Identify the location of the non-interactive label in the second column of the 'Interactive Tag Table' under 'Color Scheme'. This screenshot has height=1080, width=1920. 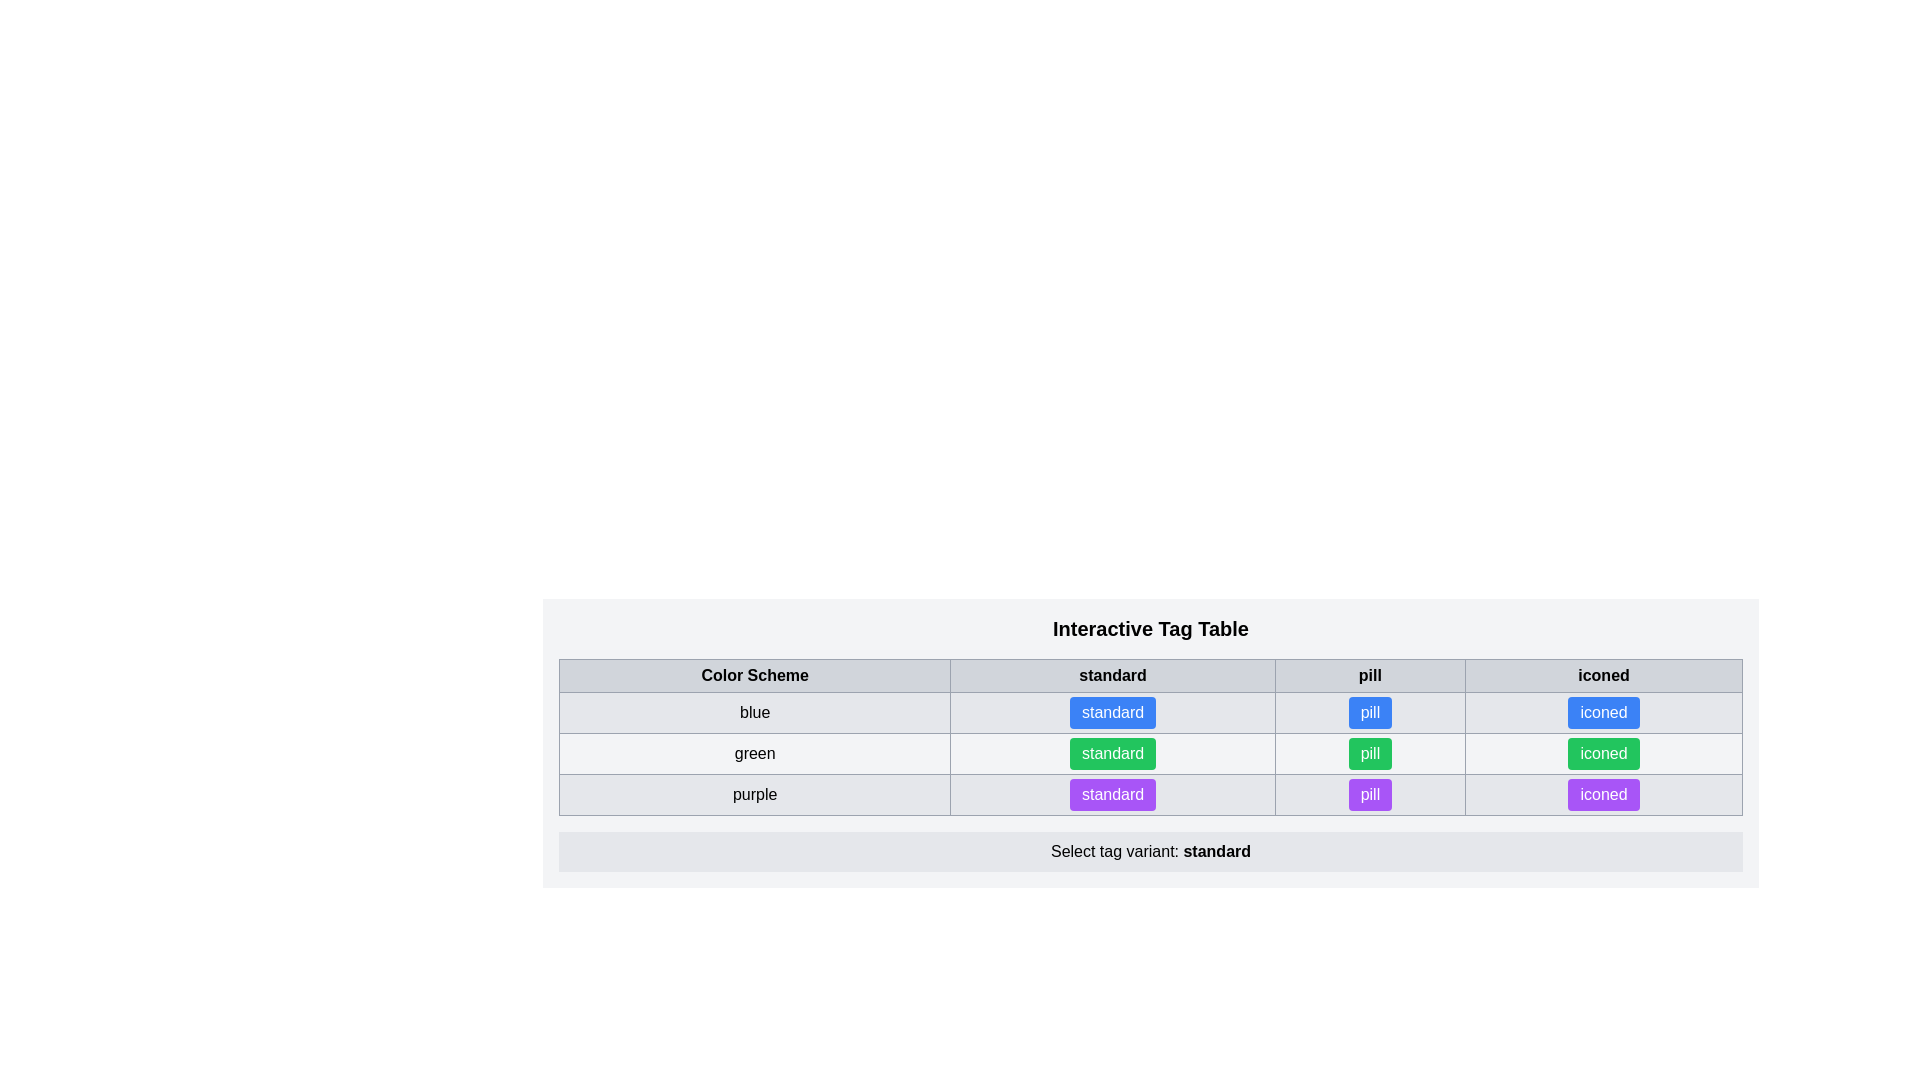
(1112, 675).